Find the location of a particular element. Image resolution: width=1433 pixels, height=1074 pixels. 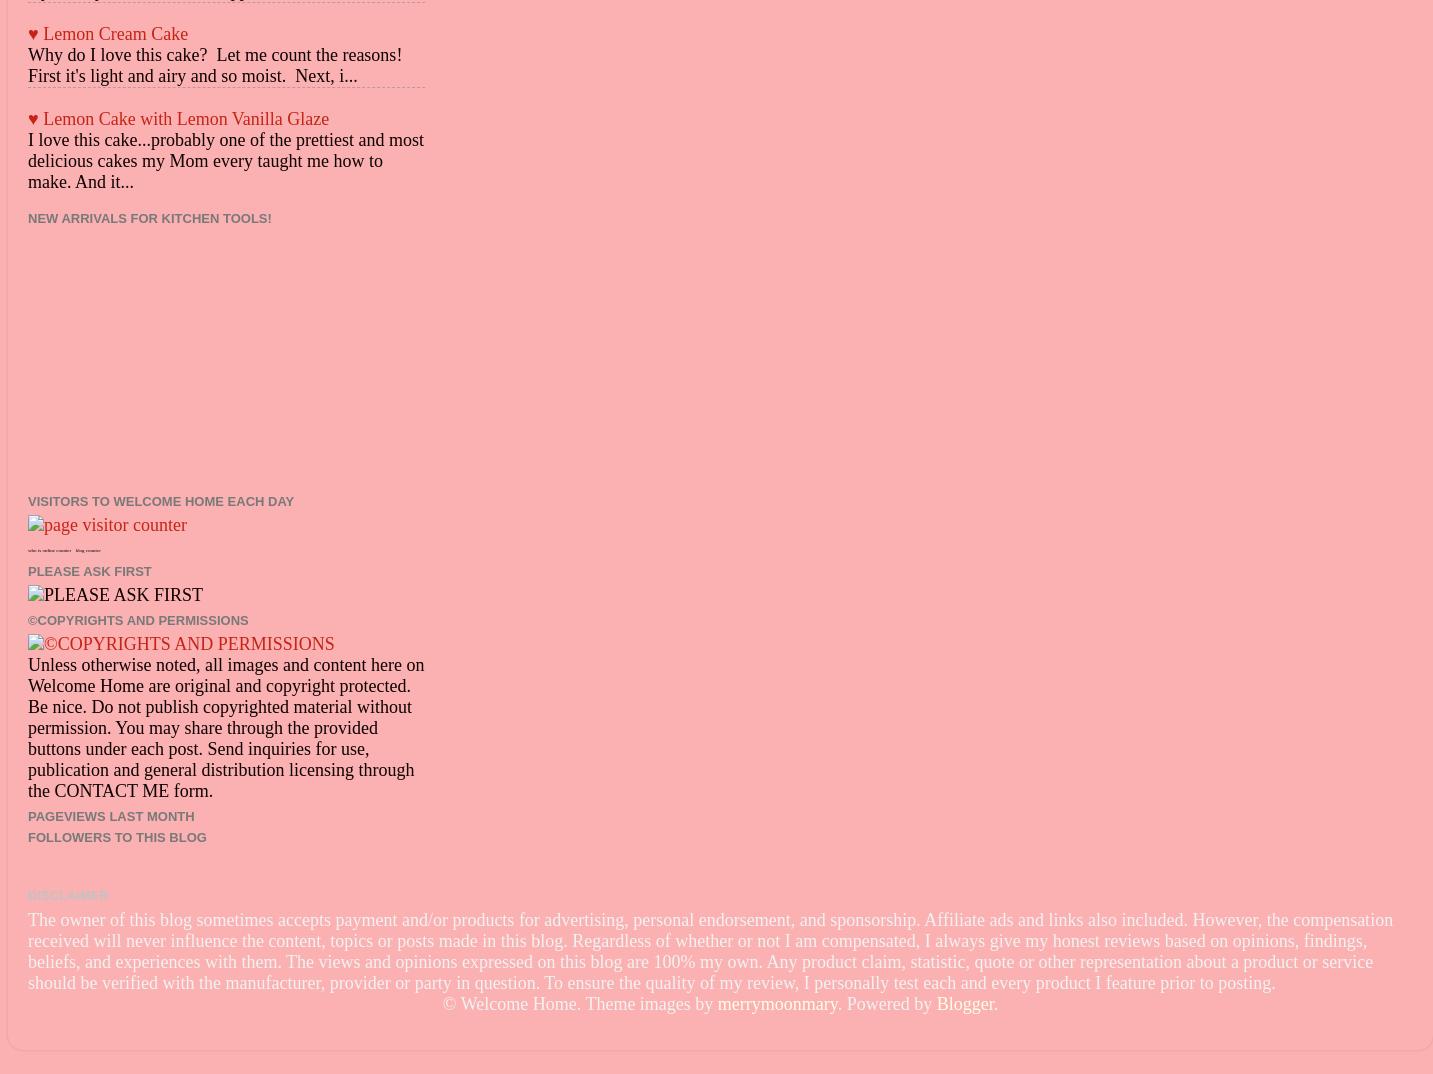

'♥ Lemon Cake with Lemon Vanilla Glaze' is located at coordinates (178, 117).